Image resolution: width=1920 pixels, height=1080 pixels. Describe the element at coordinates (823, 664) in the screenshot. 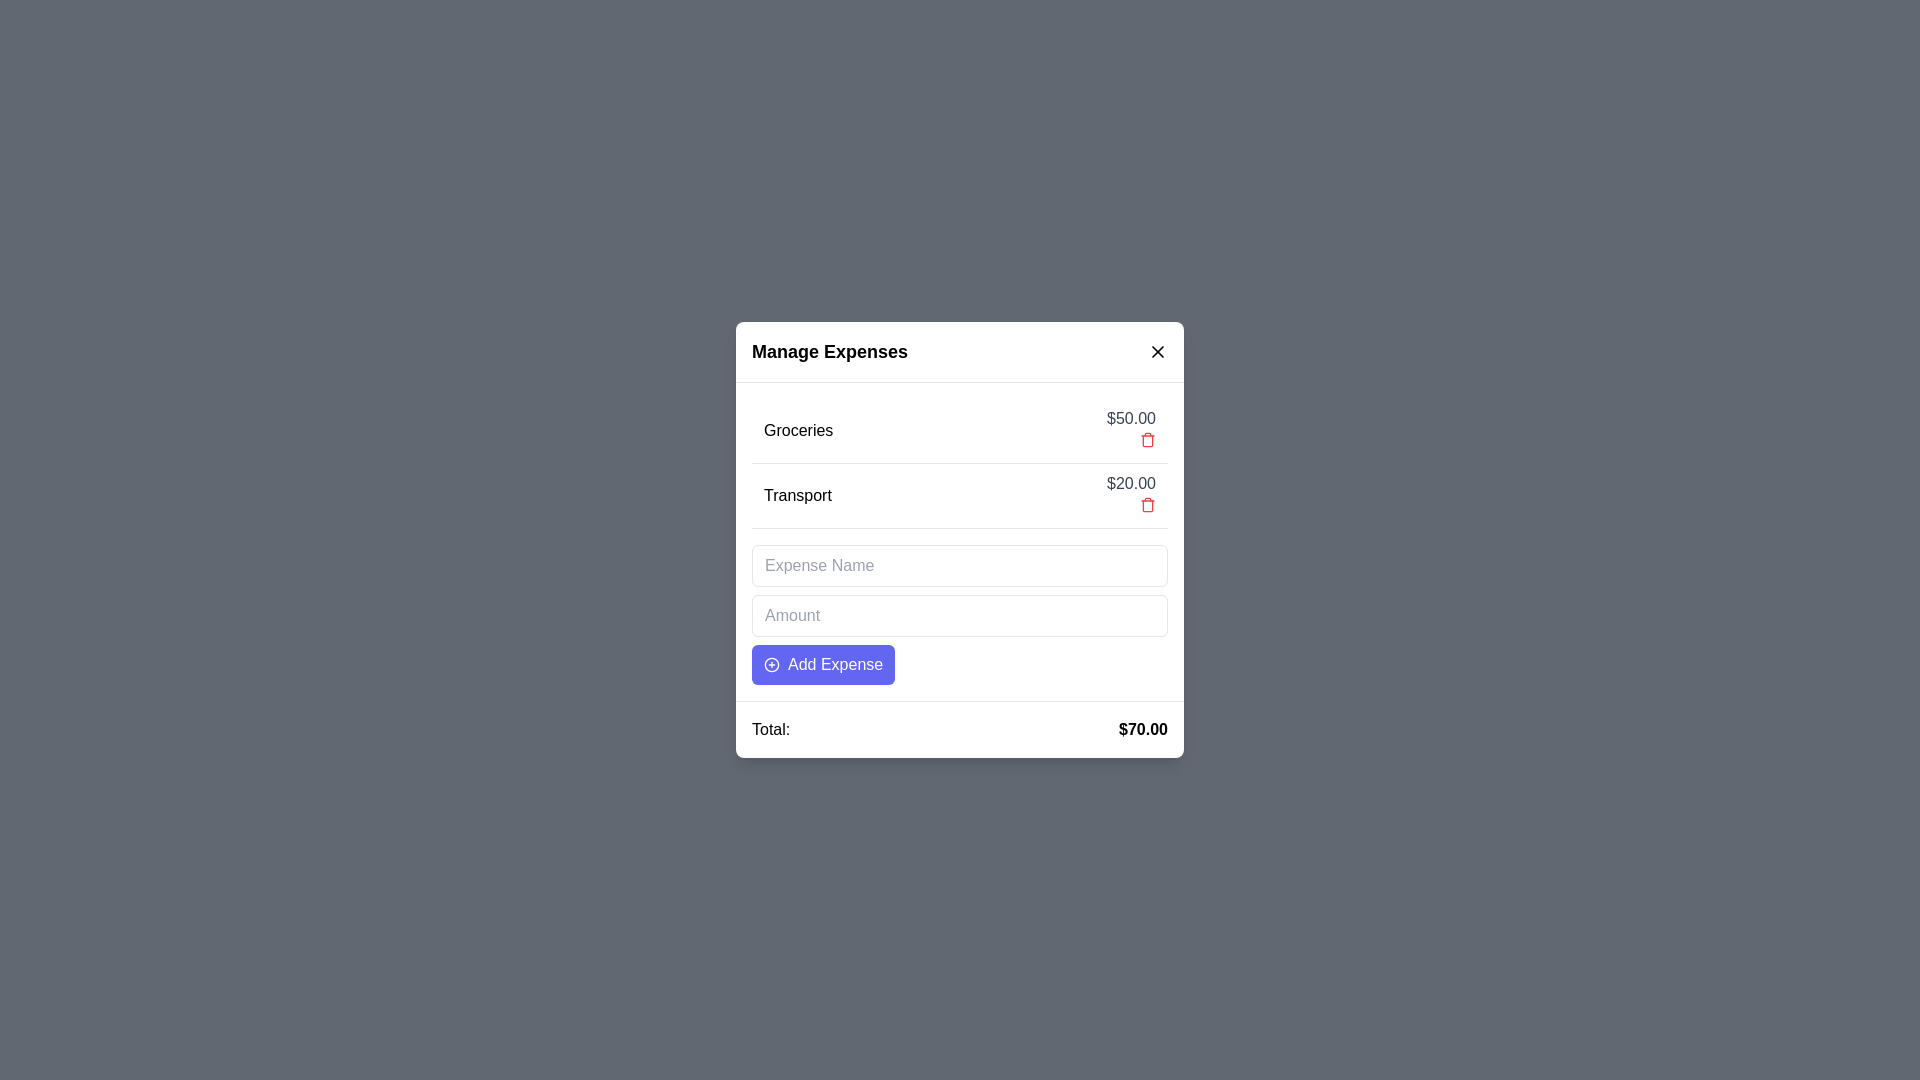

I see `the 'Add Expense' button located within the 'Manage Expenses' modal dialog` at that location.